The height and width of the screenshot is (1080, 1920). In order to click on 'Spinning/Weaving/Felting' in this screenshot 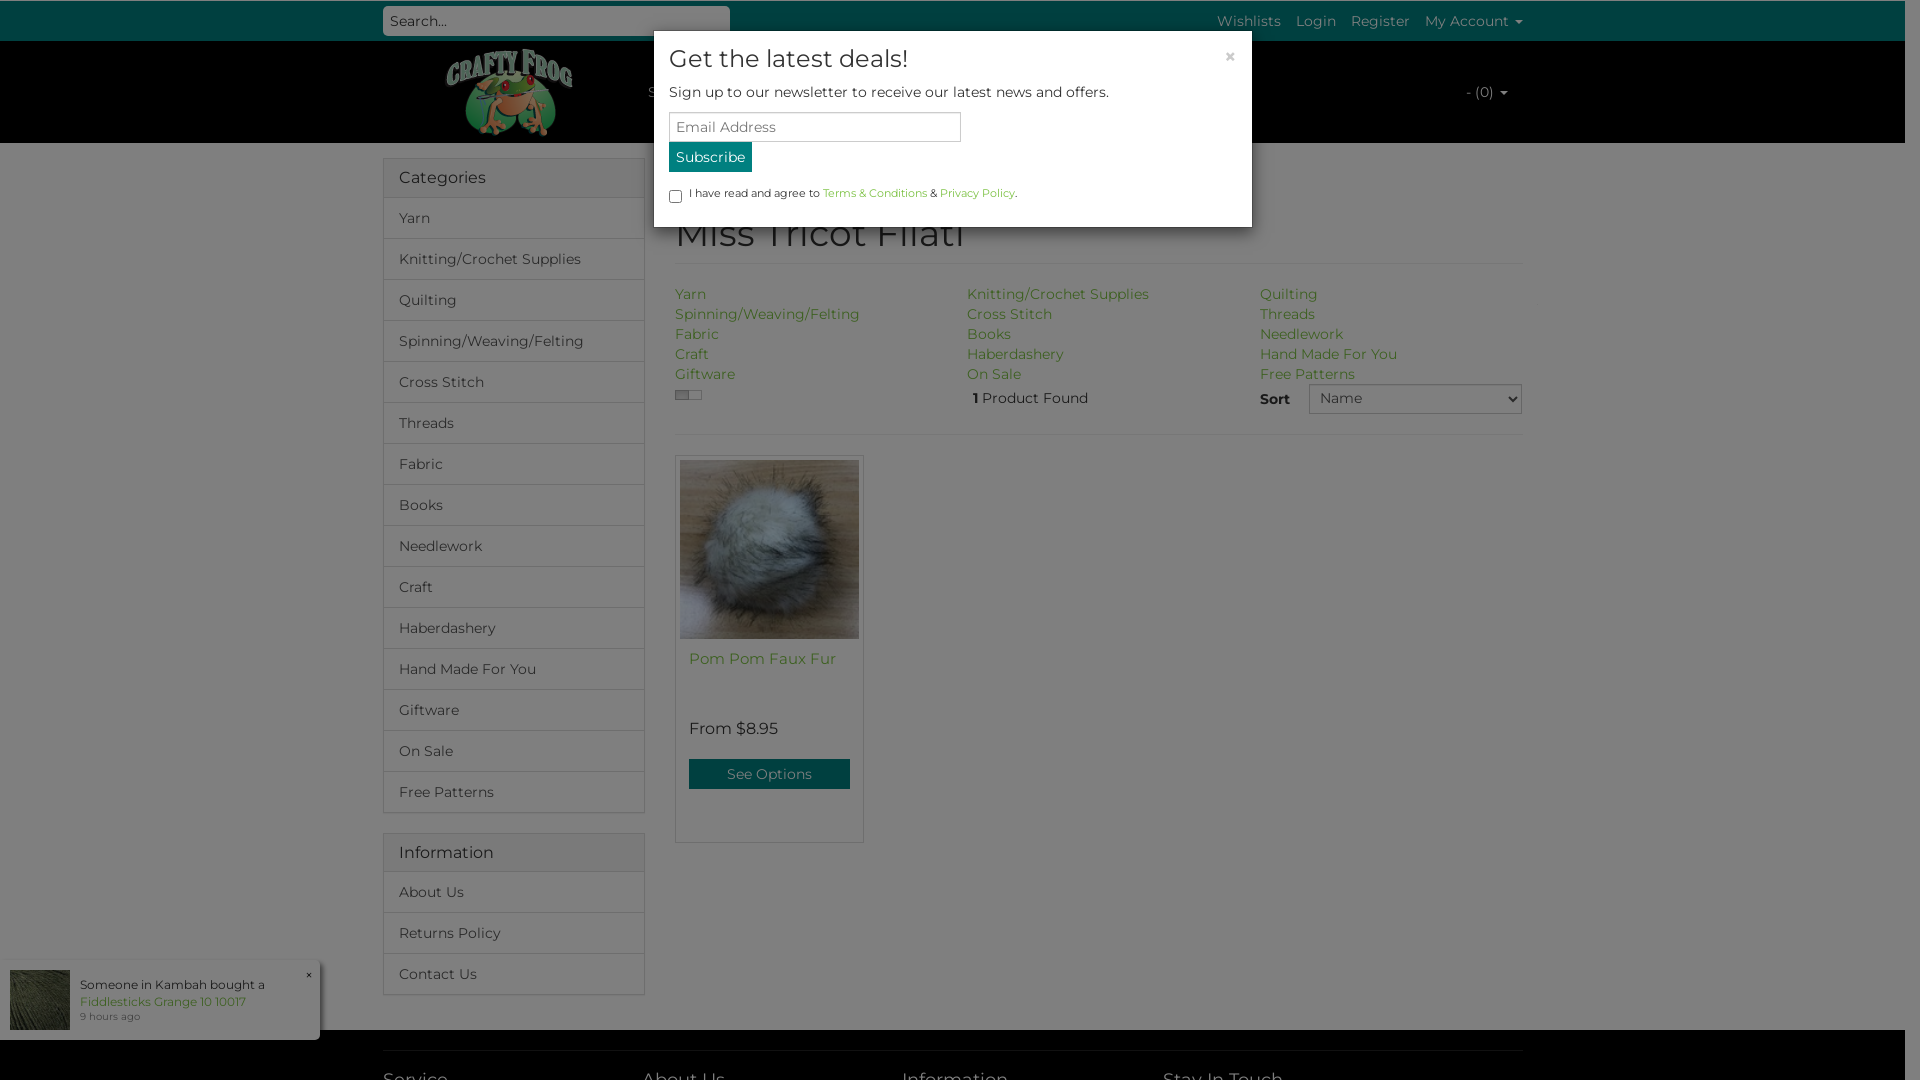, I will do `click(514, 339)`.